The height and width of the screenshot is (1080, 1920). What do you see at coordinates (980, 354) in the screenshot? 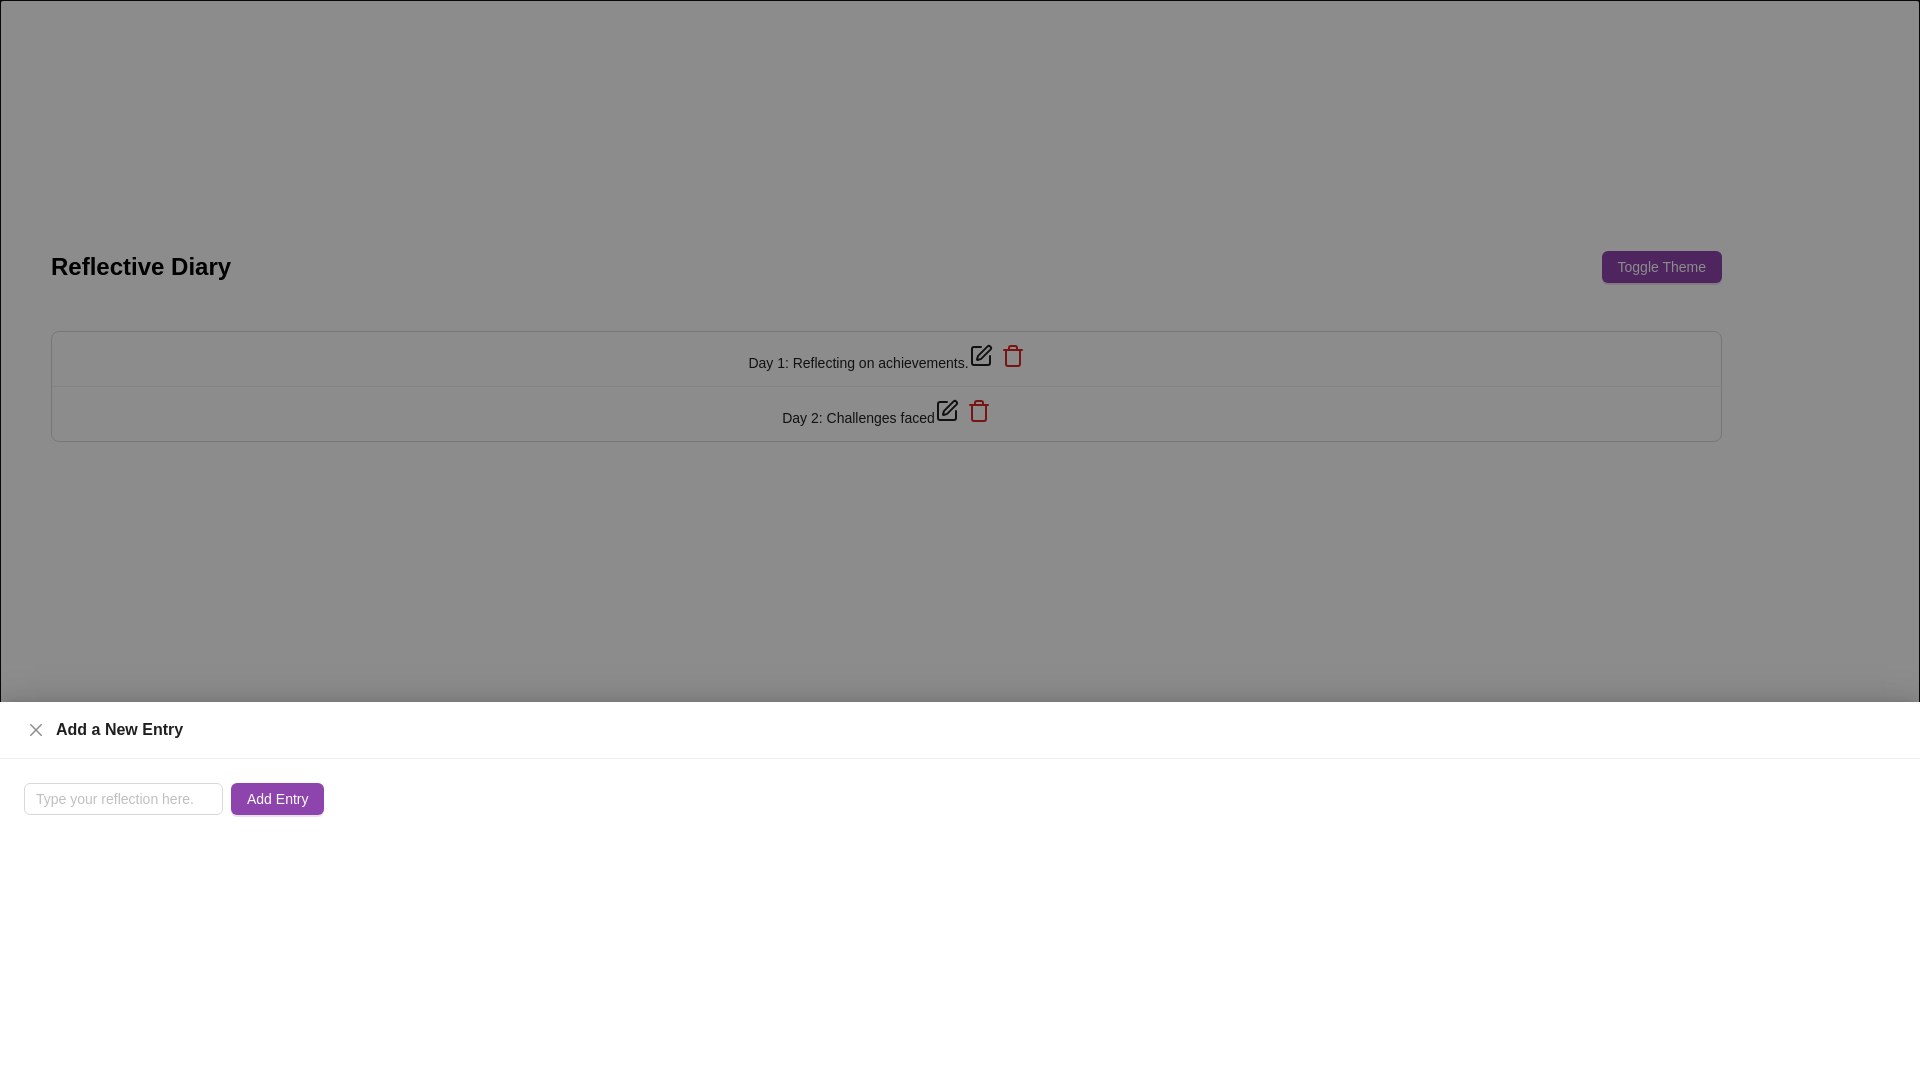
I see `the editing icon button located on the right side of the list item 'Day 1: Reflecting on achievements'` at bounding box center [980, 354].